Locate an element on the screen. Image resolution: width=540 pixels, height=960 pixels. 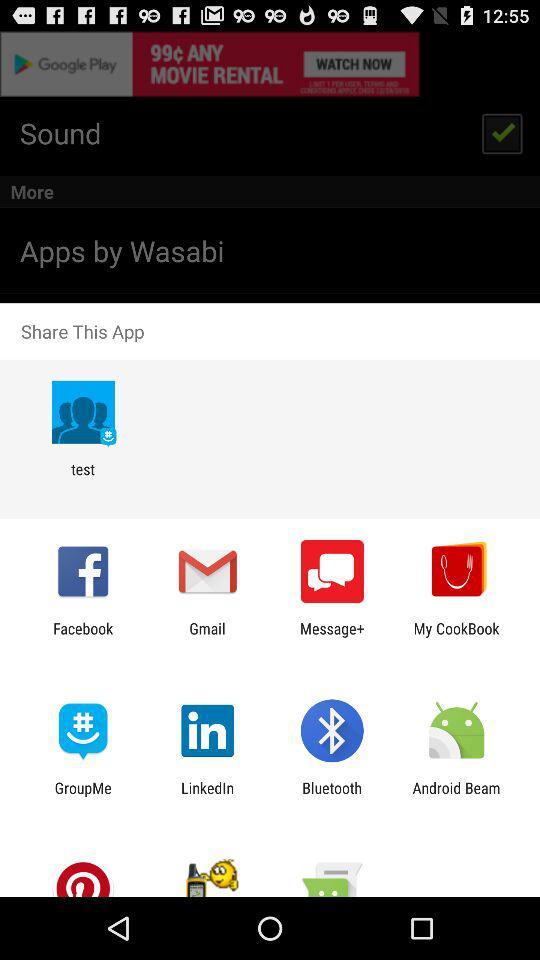
the icon to the left of my cookbook item is located at coordinates (332, 636).